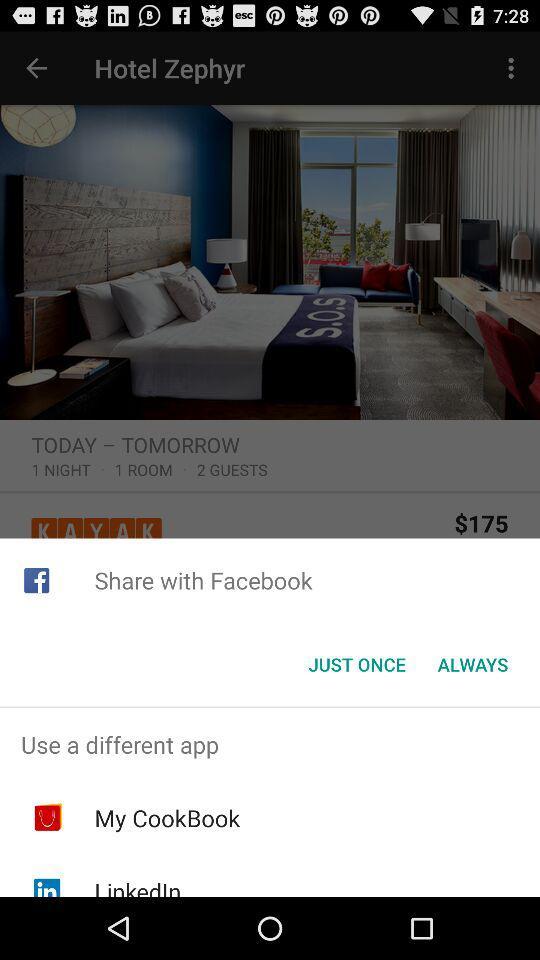 This screenshot has height=960, width=540. I want to click on icon above my cookbook icon, so click(270, 743).